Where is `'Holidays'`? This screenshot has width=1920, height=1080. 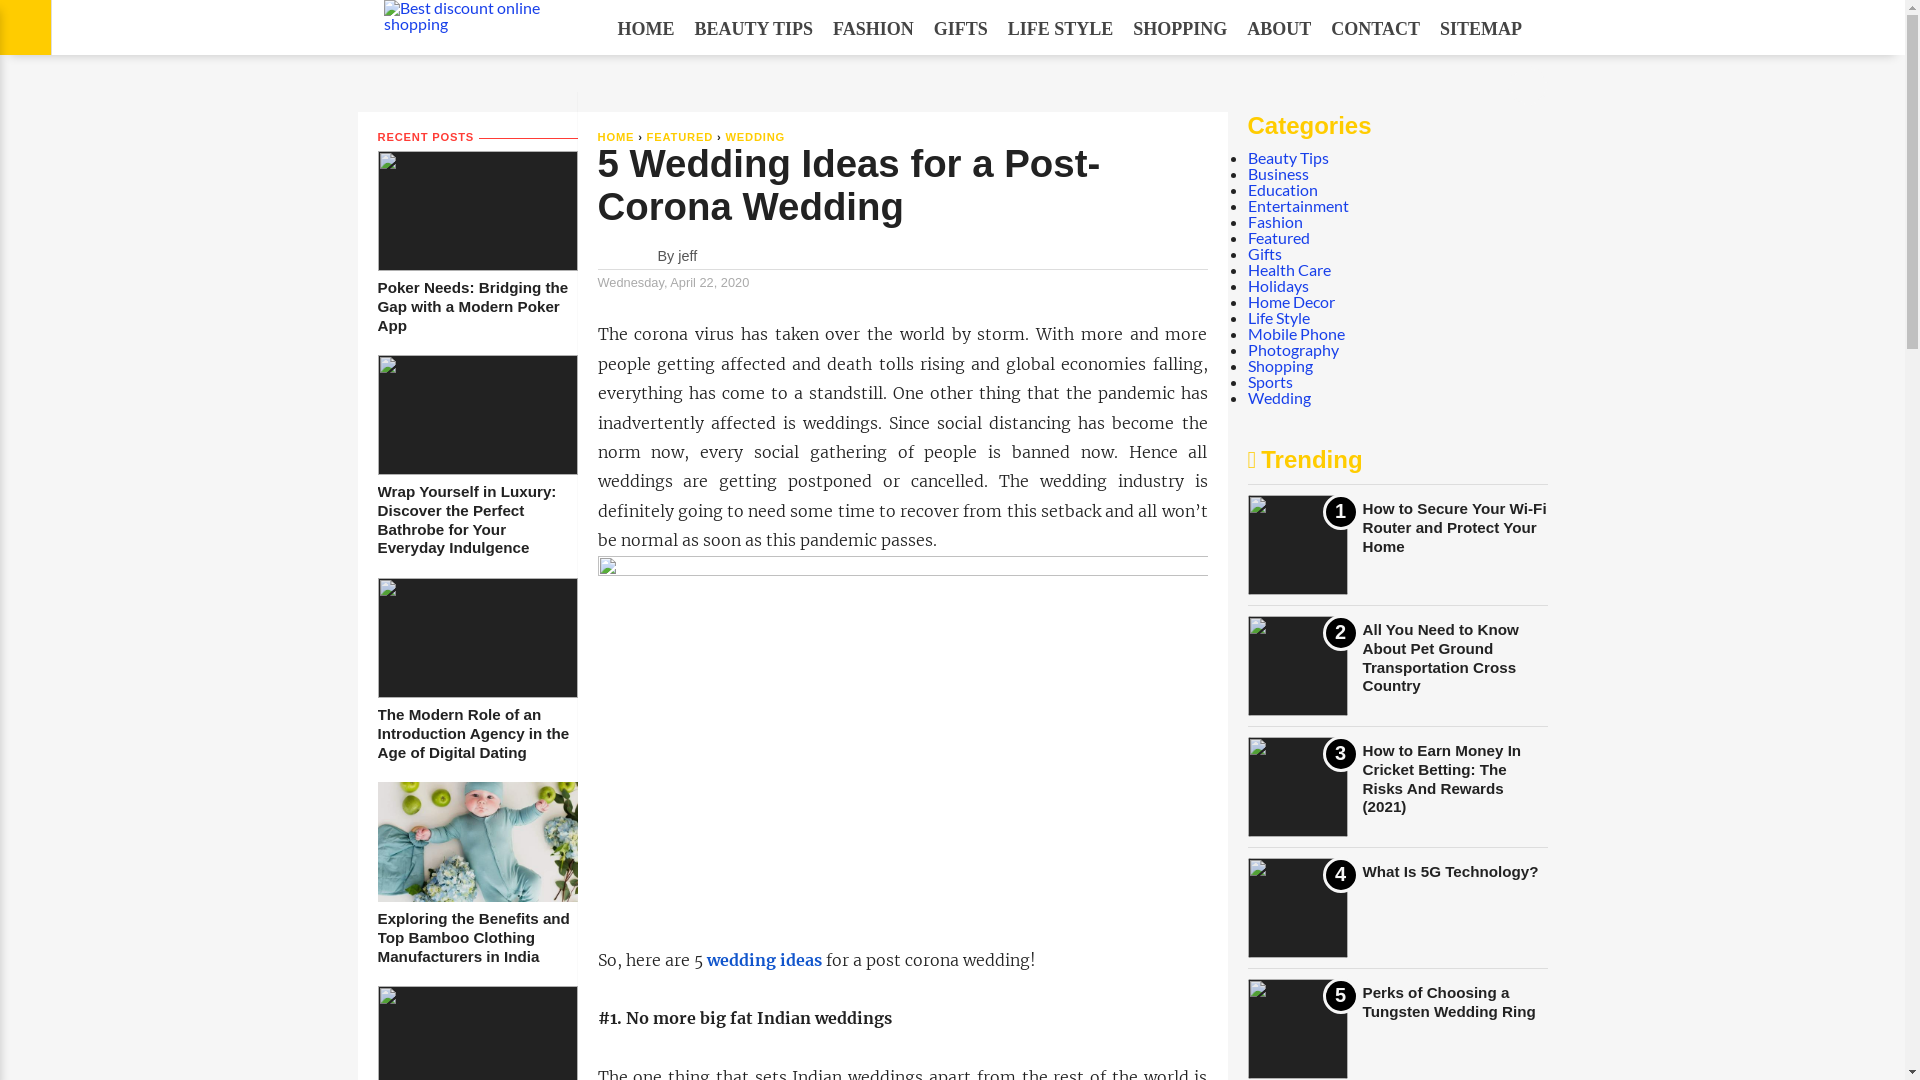 'Holidays' is located at coordinates (1277, 285).